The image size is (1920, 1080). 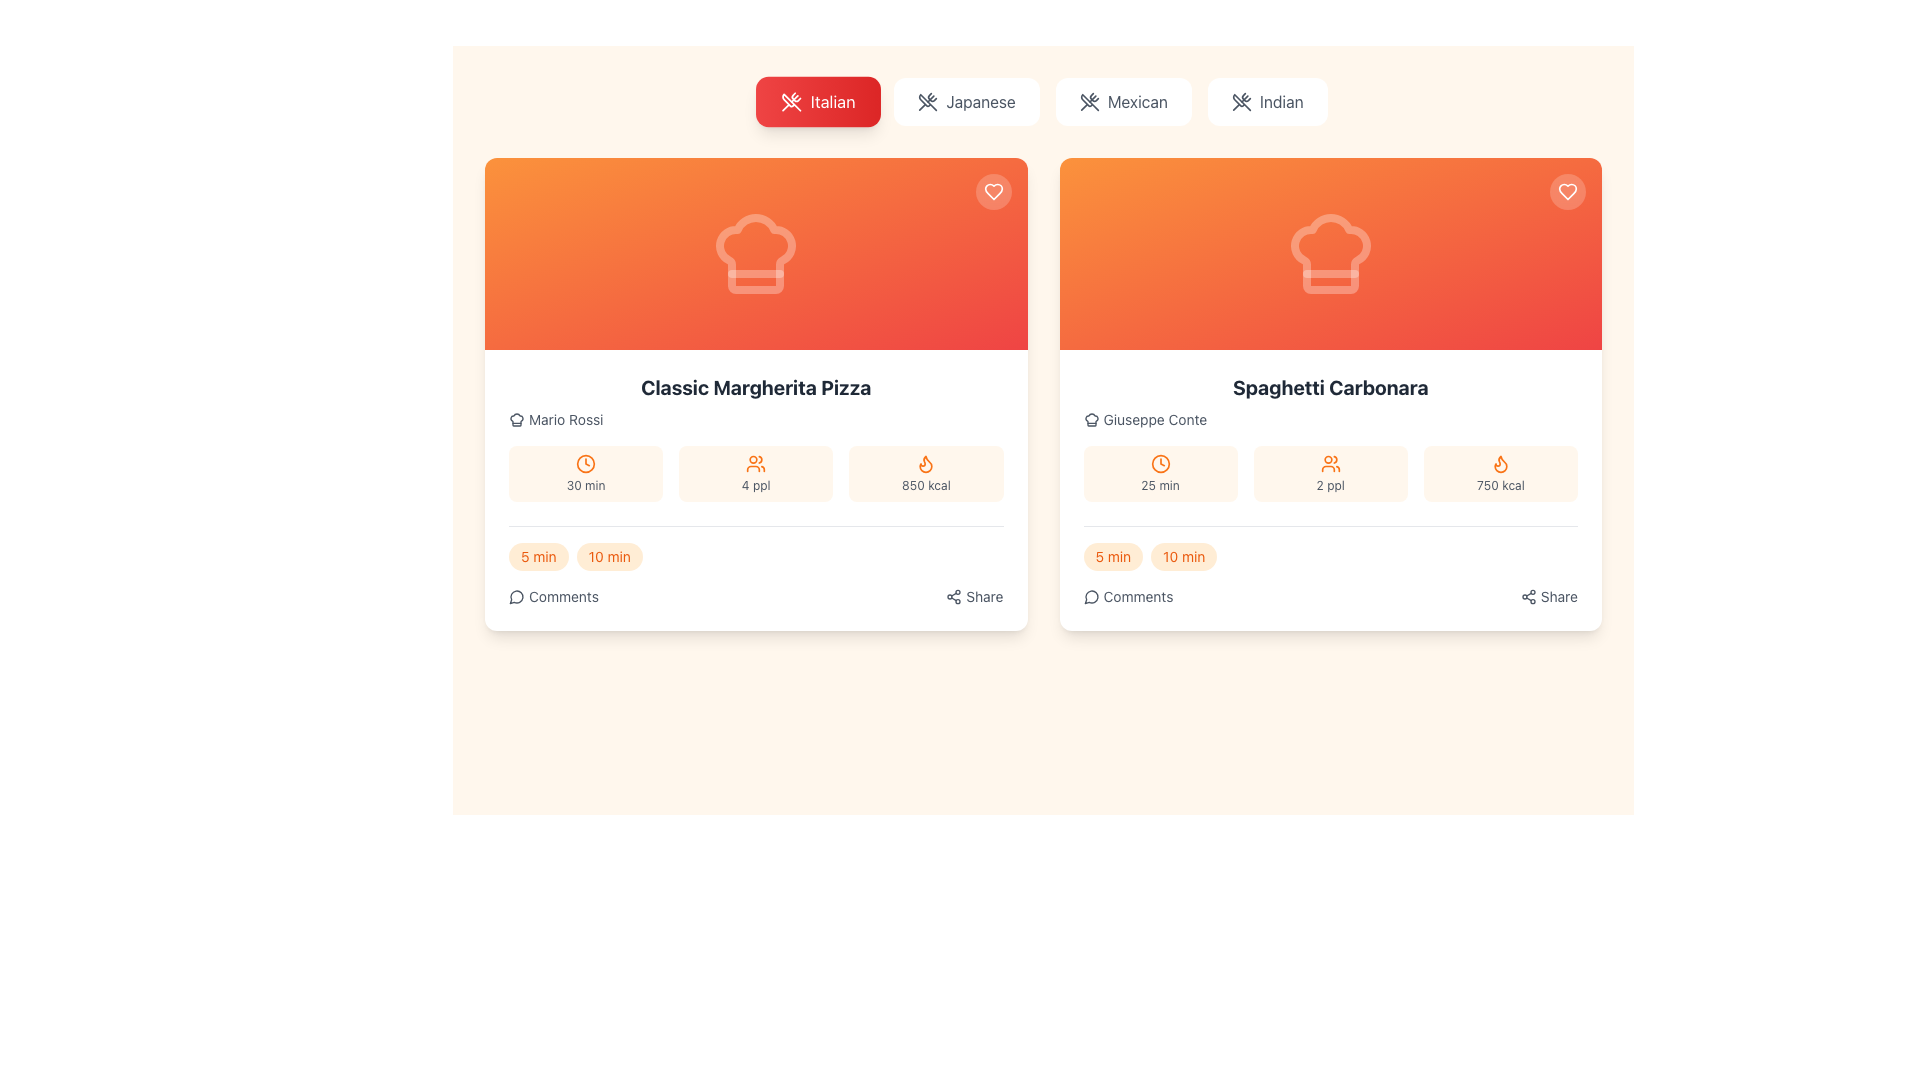 I want to click on the '10 min' button in the horizontally-aligned group of pill-shaped buttons with an orange background, located beneath the Classic Margherita Pizza card, so click(x=755, y=556).